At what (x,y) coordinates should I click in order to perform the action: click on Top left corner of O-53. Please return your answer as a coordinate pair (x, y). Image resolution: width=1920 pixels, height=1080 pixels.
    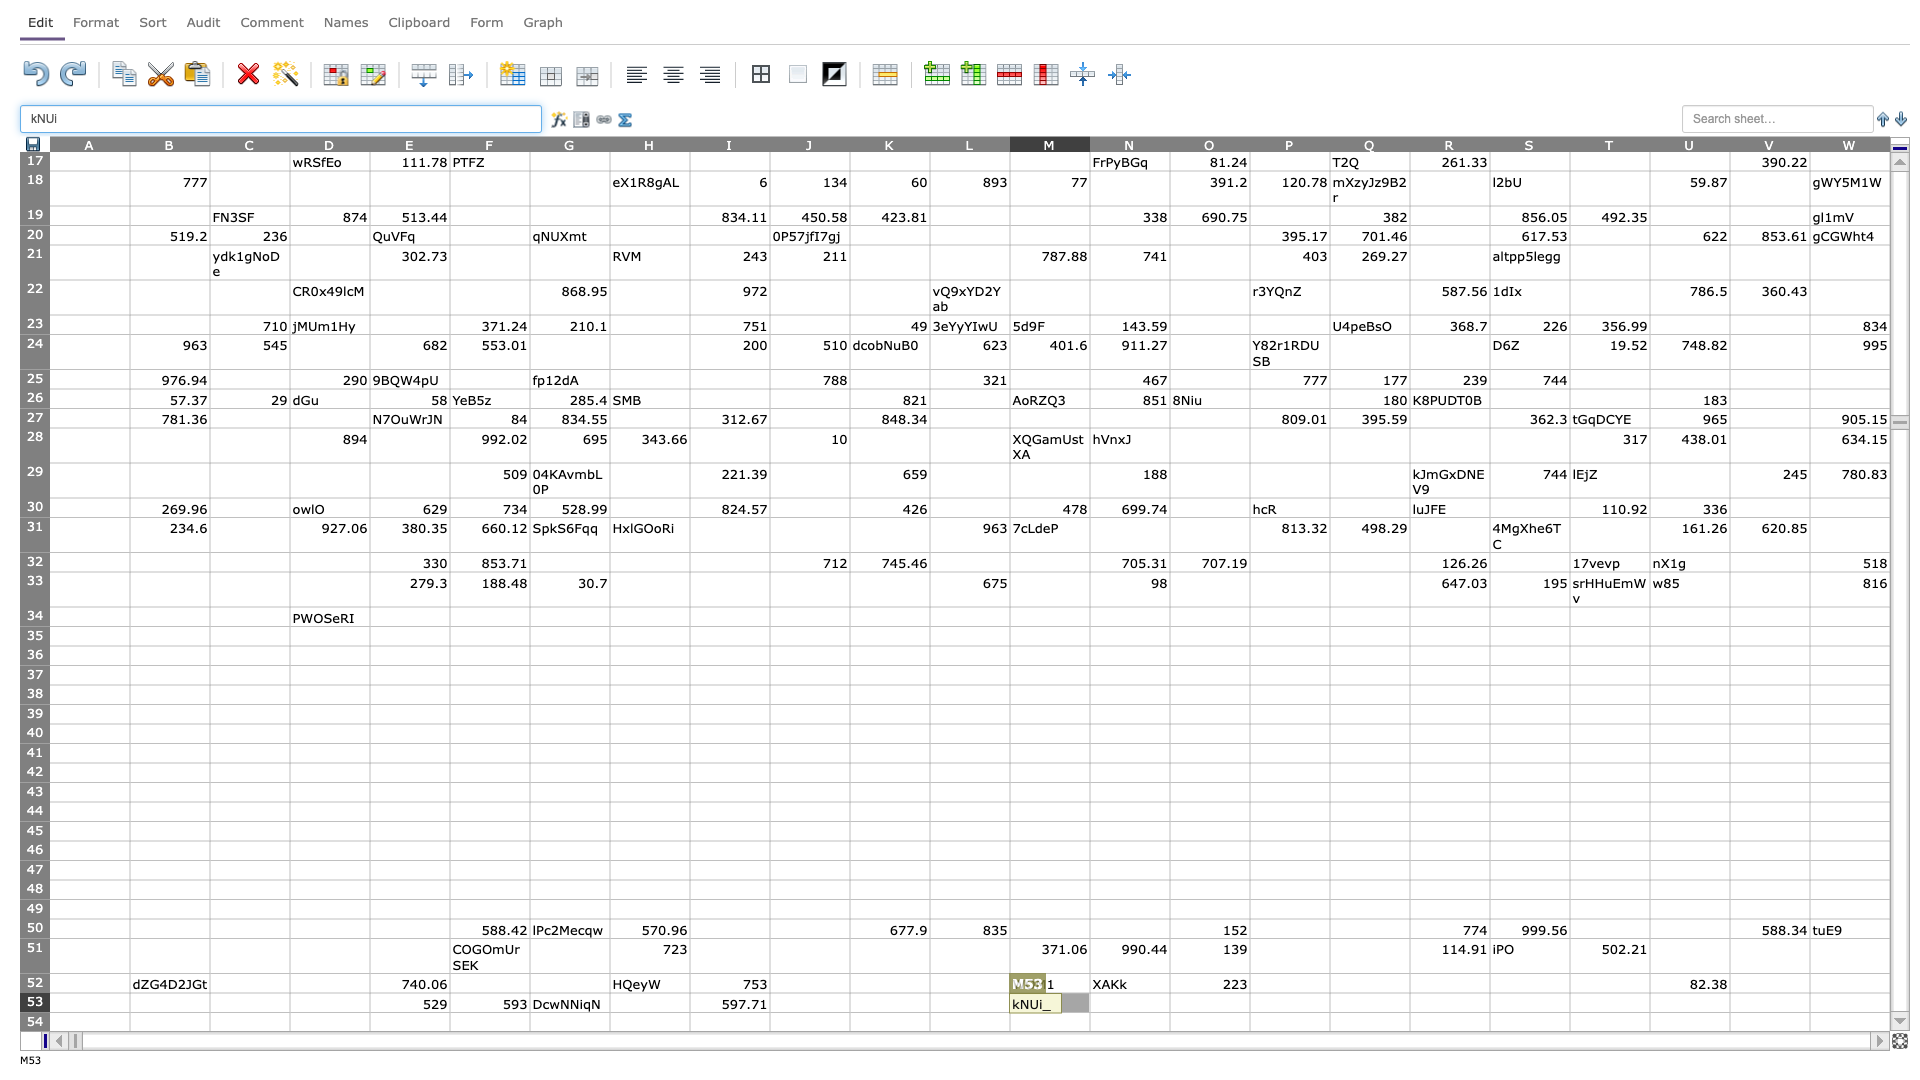
    Looking at the image, I should click on (1170, 992).